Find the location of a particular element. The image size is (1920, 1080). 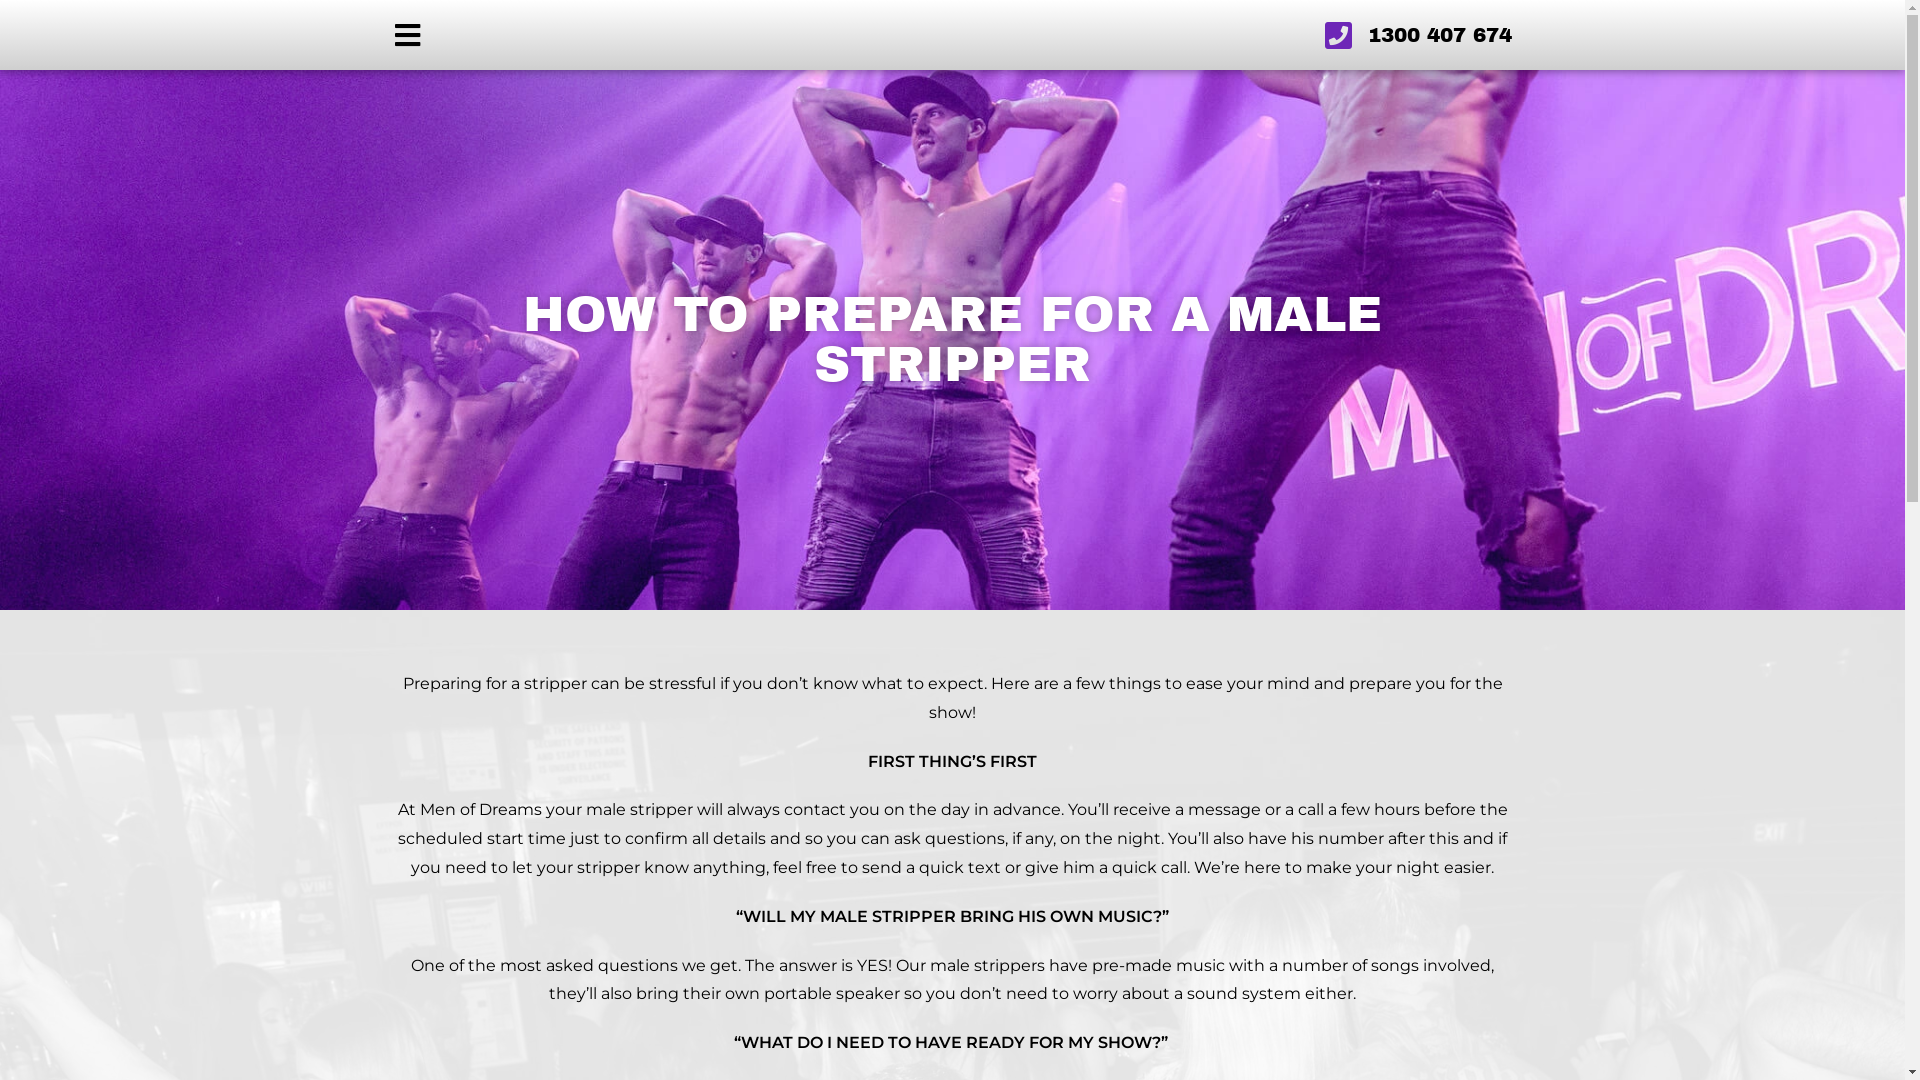

'1300 407 674' is located at coordinates (1331, 34).